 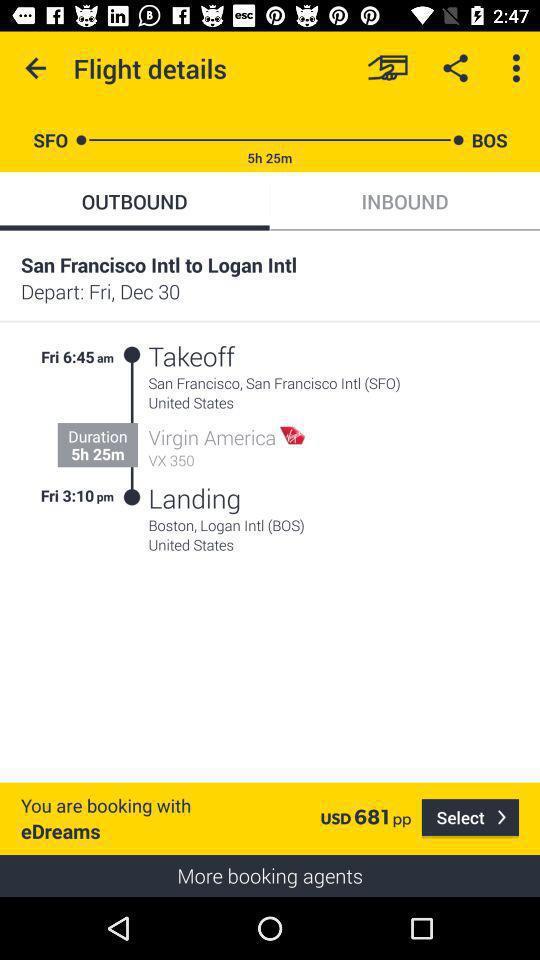 What do you see at coordinates (36, 68) in the screenshot?
I see `the item above sfo item` at bounding box center [36, 68].